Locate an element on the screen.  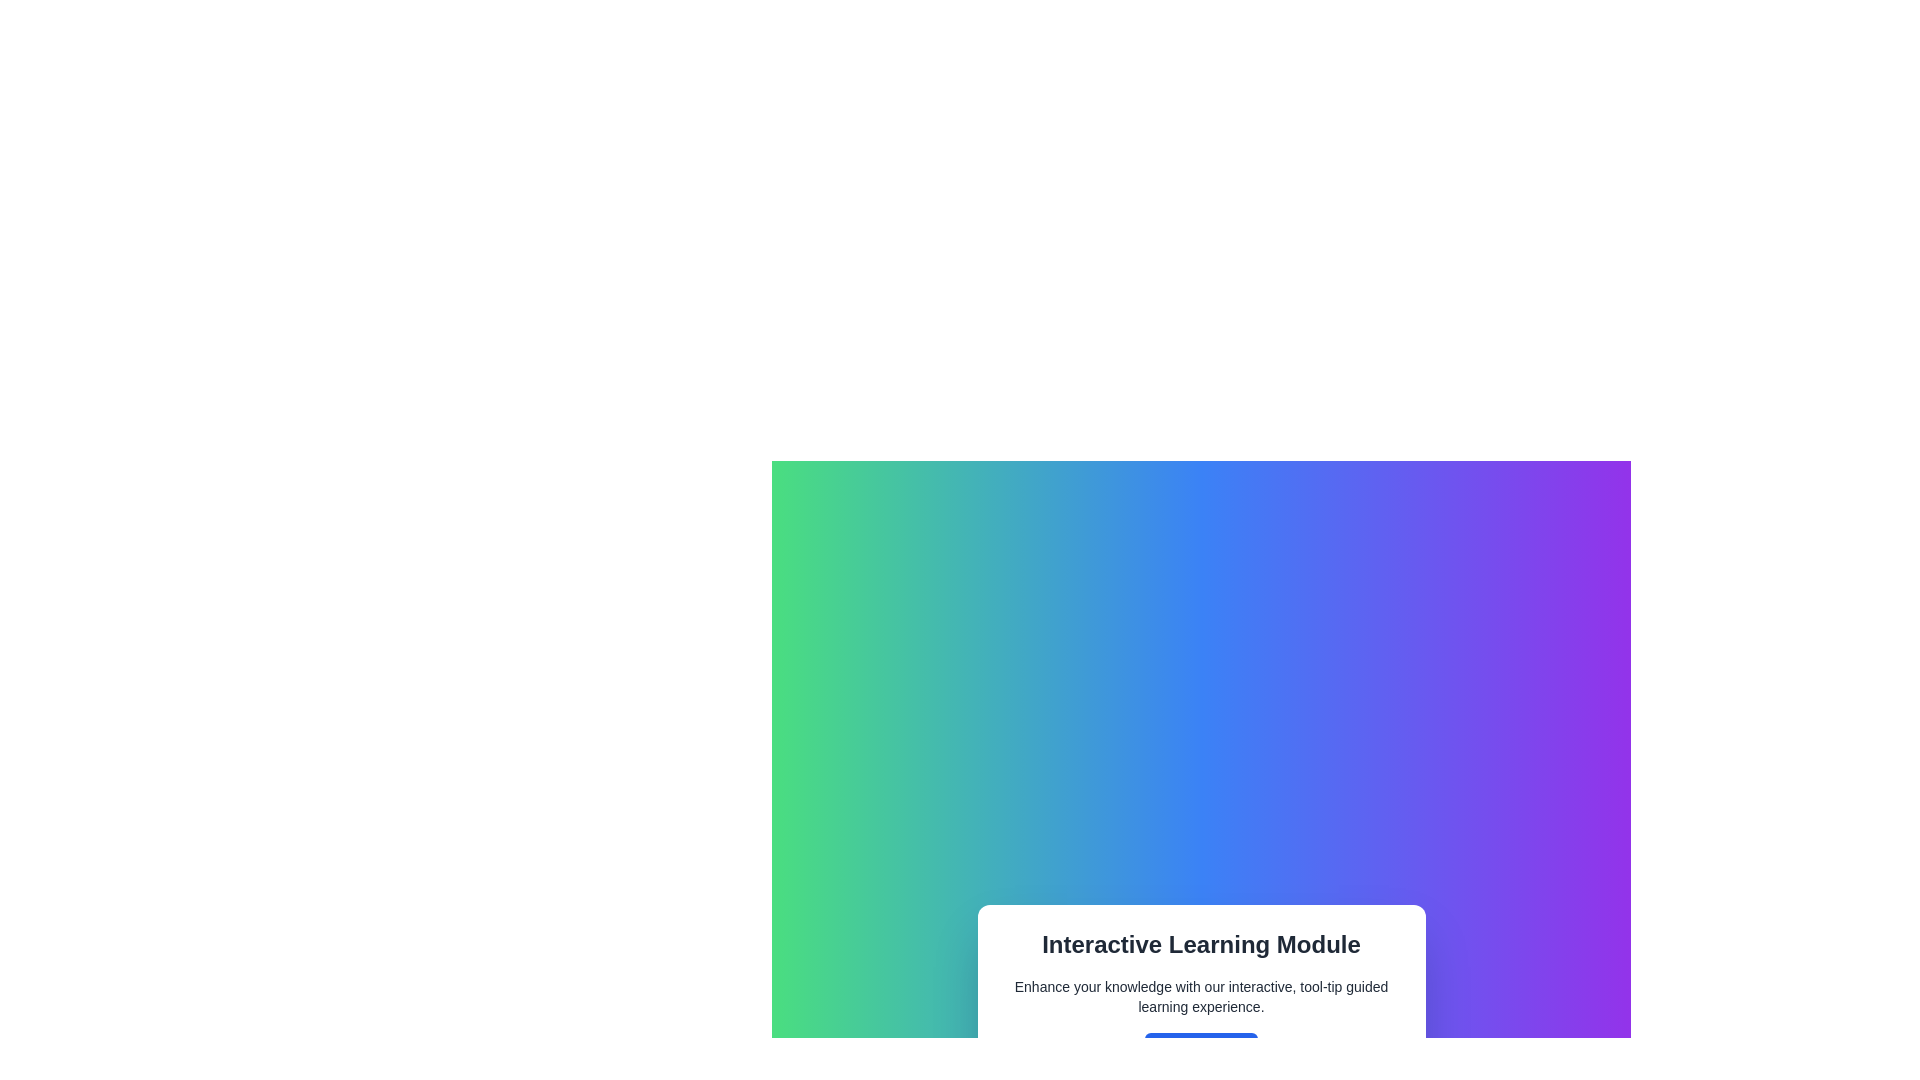
the text component displaying 'Enhance your knowledge with our interactive, tool-tip guided learning experience.' which is positioned beneath the title 'Interactive Learning Module' is located at coordinates (1200, 996).